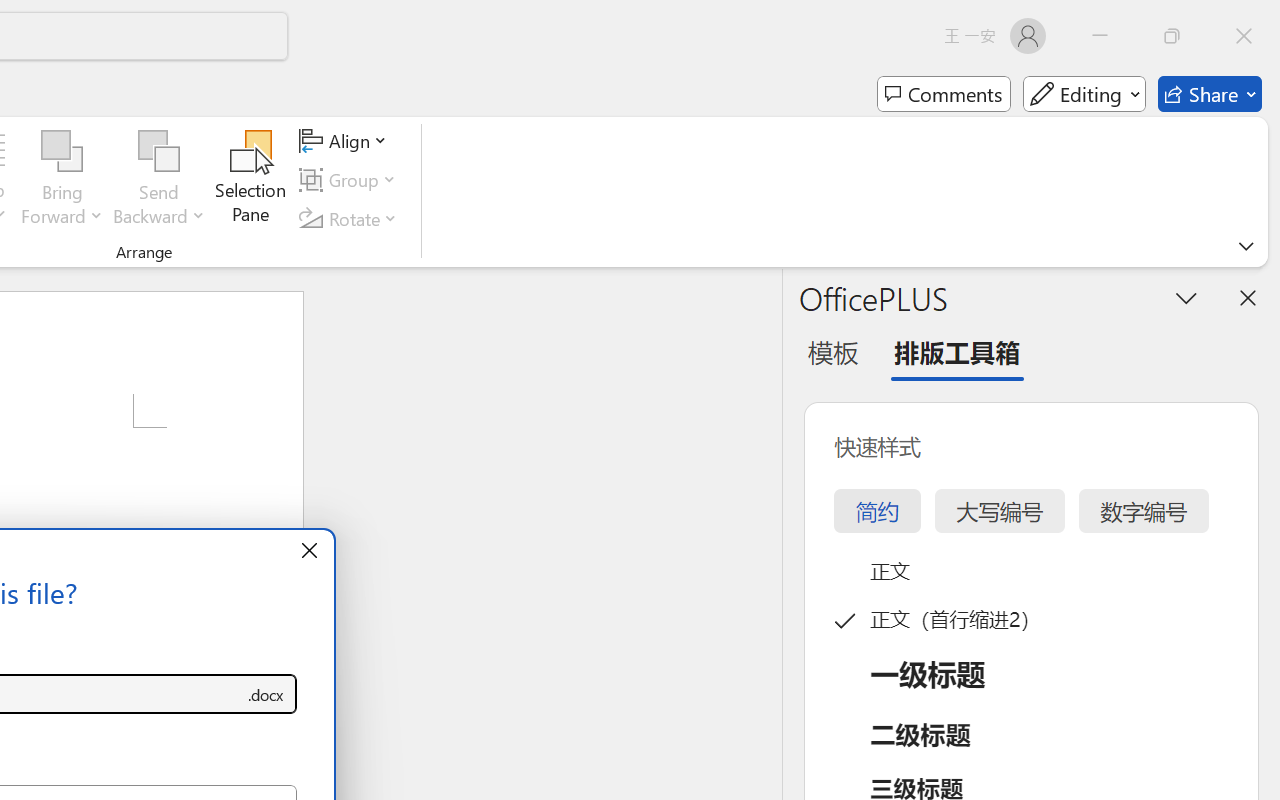 Image resolution: width=1280 pixels, height=800 pixels. Describe the element at coordinates (264, 694) in the screenshot. I see `'Save as type'` at that location.